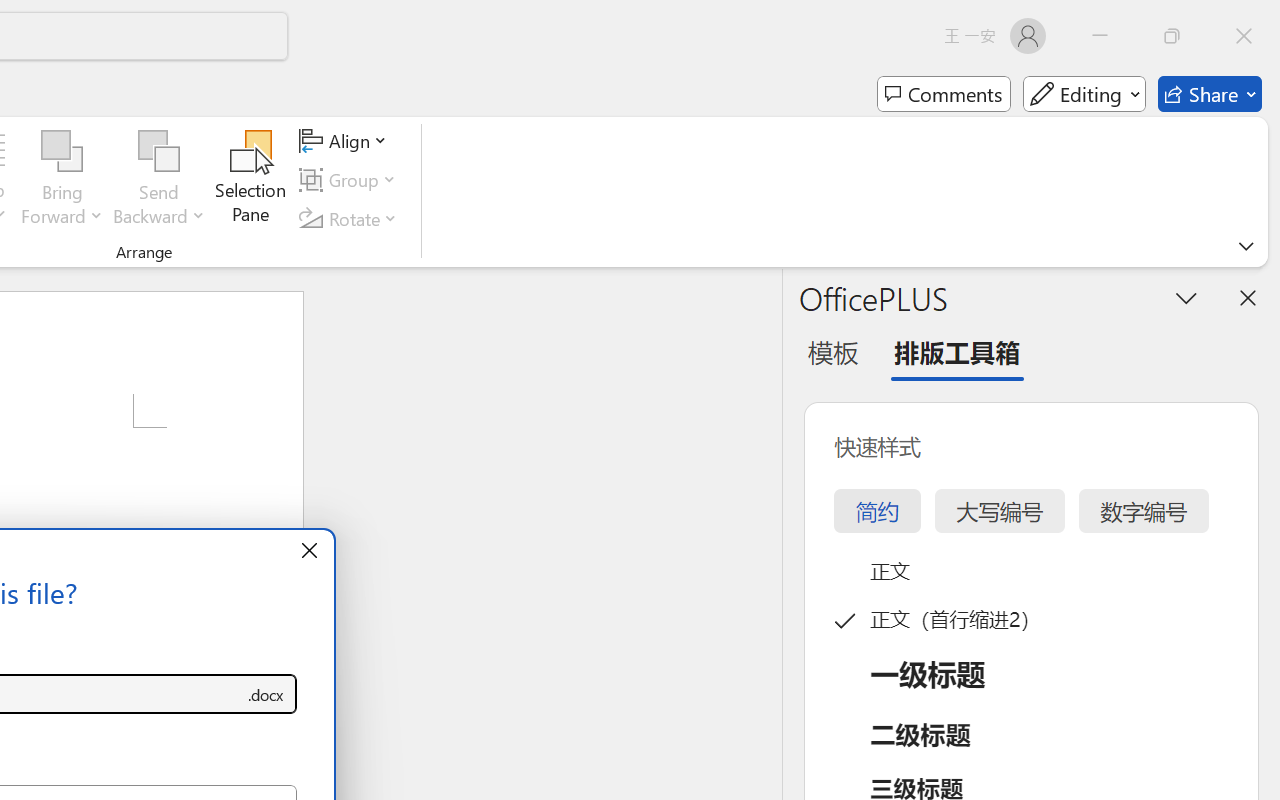 Image resolution: width=1280 pixels, height=800 pixels. Describe the element at coordinates (264, 694) in the screenshot. I see `'Save as type'` at that location.